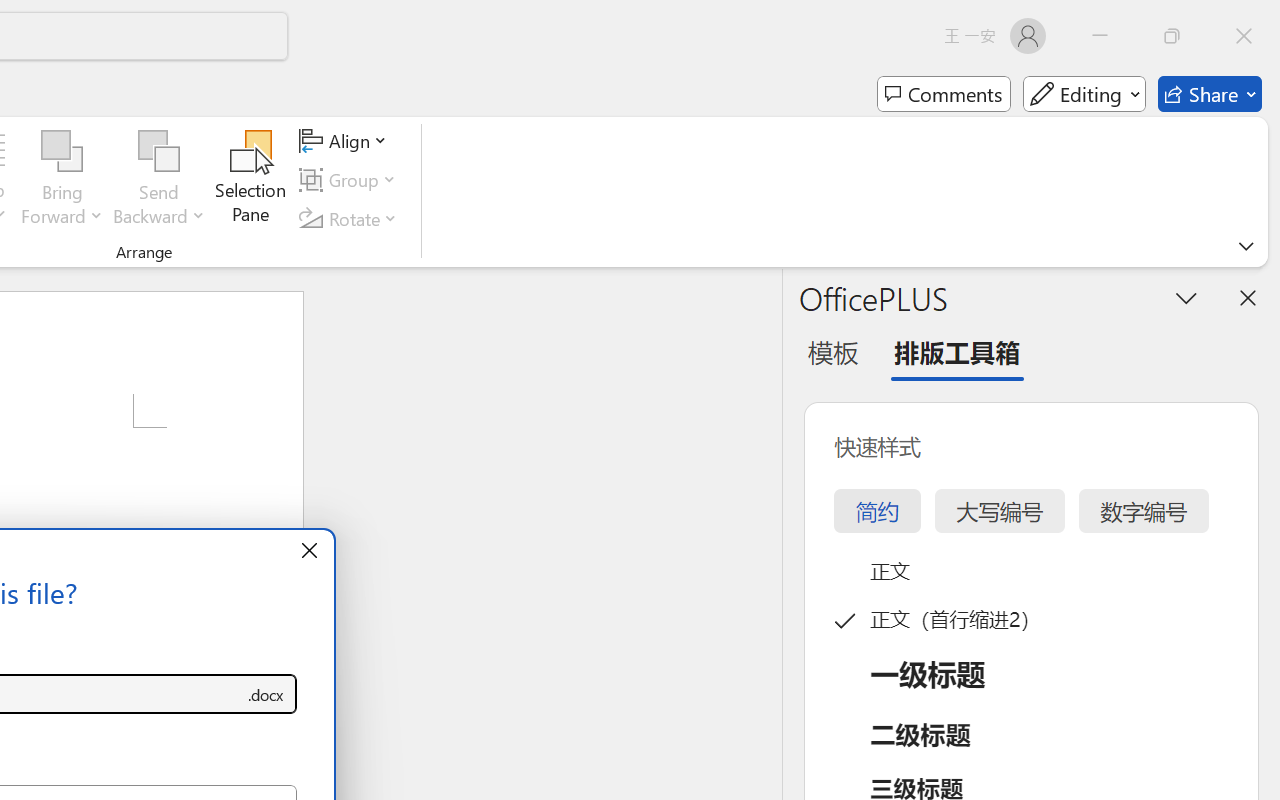 Image resolution: width=1280 pixels, height=800 pixels. Describe the element at coordinates (264, 694) in the screenshot. I see `'Save as type'` at that location.